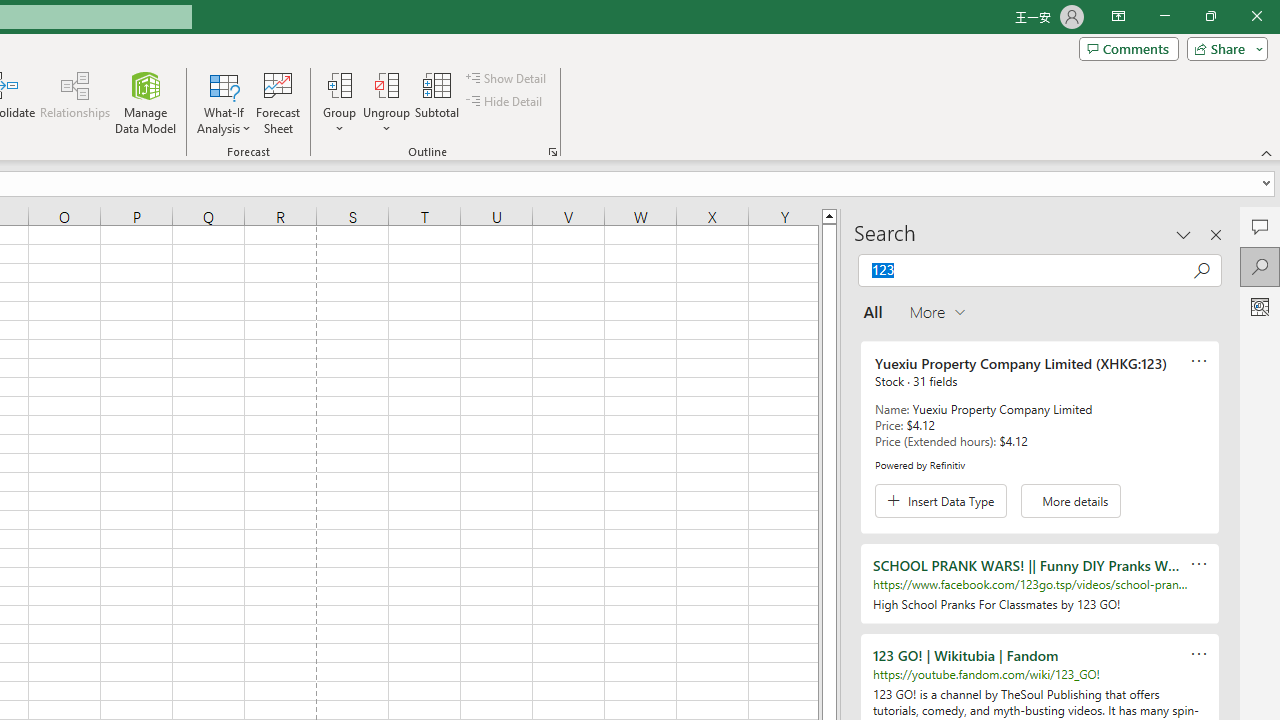 The image size is (1280, 720). Describe the element at coordinates (552, 150) in the screenshot. I see `'Group and Outline Settings'` at that location.